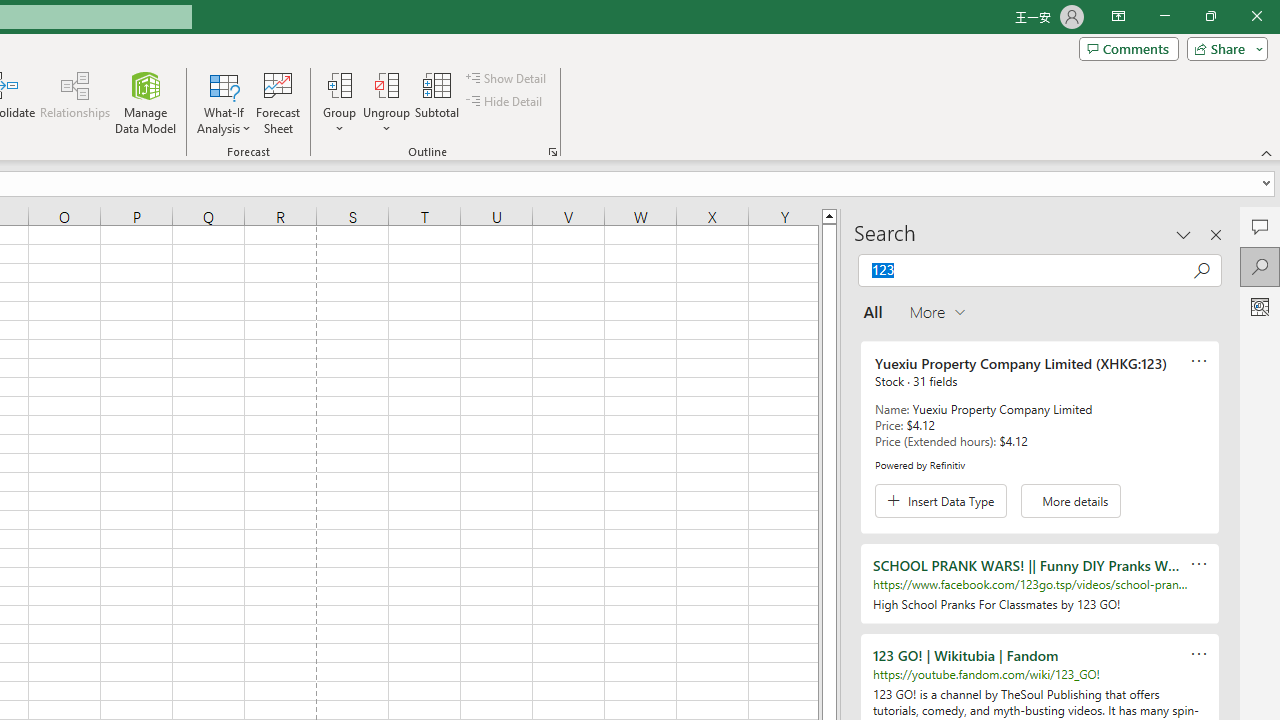 The image size is (1280, 720). Describe the element at coordinates (552, 150) in the screenshot. I see `'Group and Outline Settings'` at that location.